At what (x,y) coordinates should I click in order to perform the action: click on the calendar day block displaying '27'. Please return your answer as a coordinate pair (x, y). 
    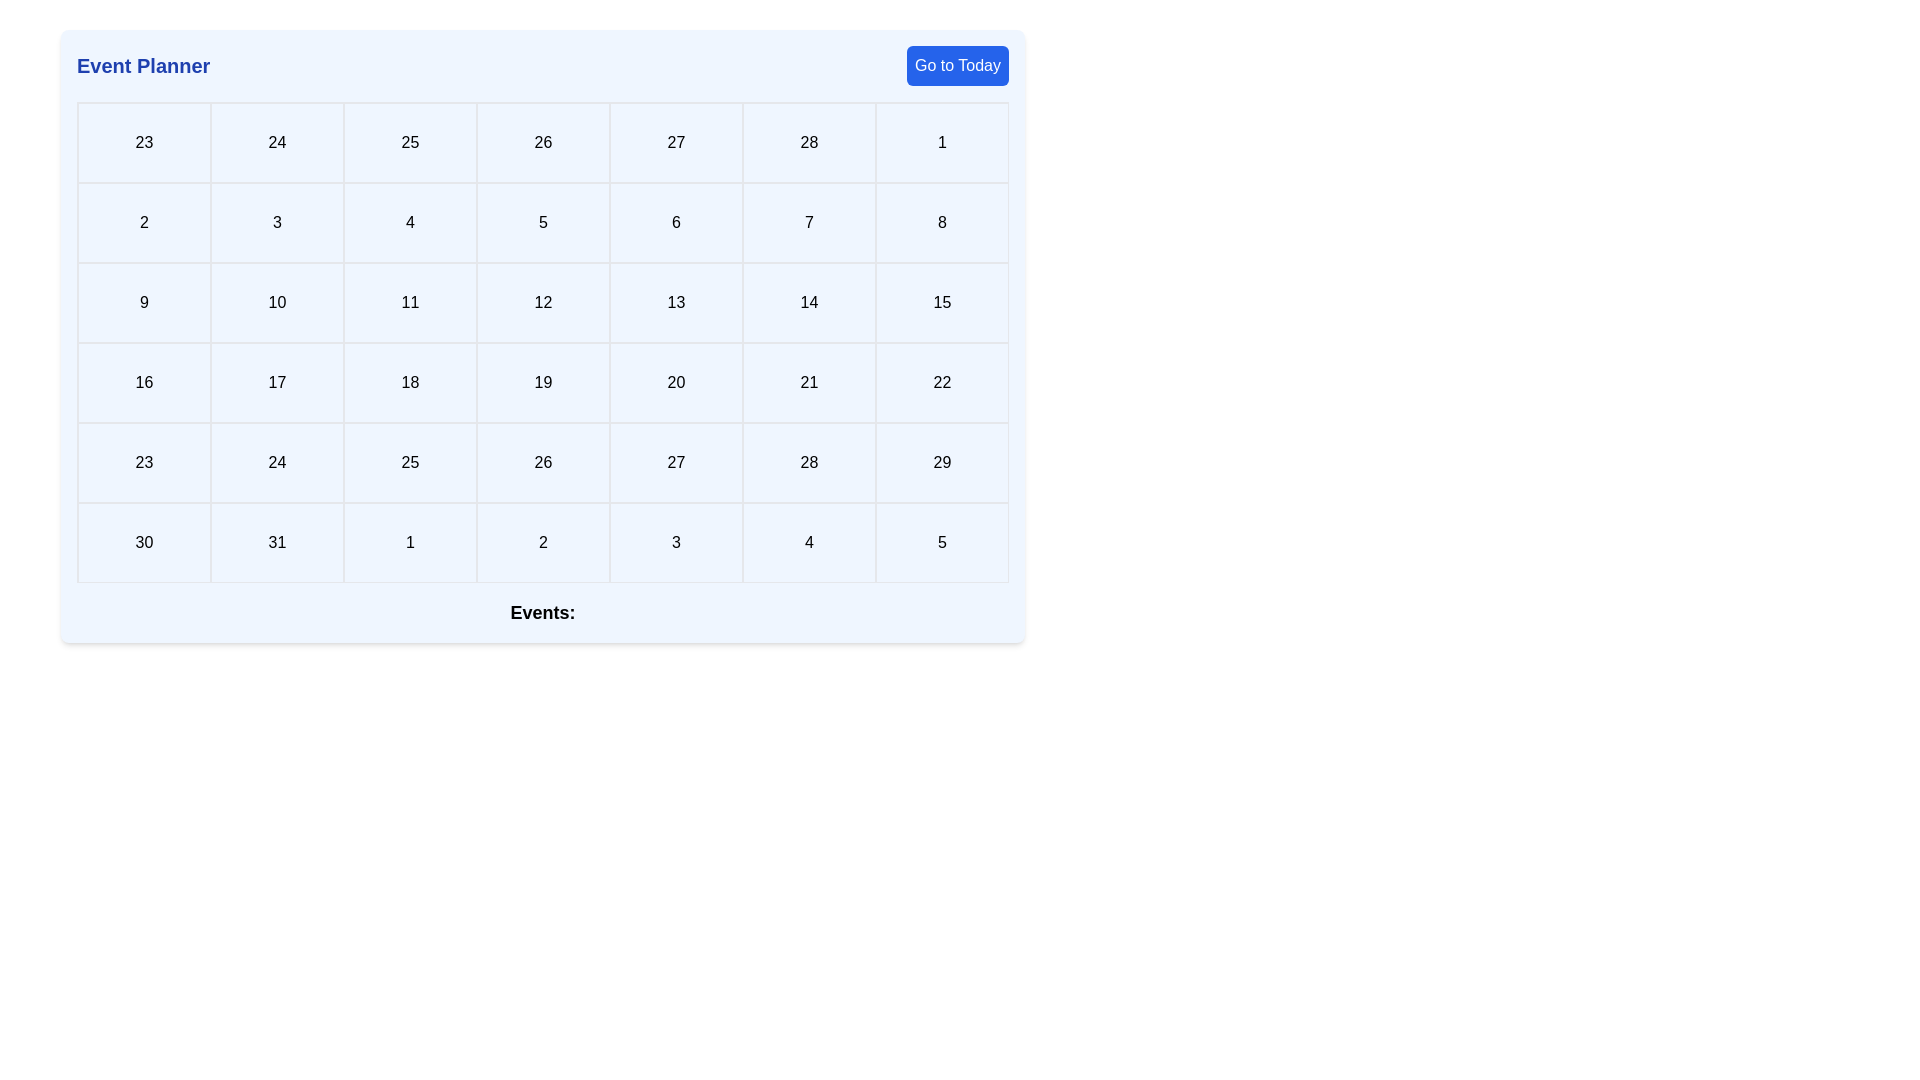
    Looking at the image, I should click on (676, 462).